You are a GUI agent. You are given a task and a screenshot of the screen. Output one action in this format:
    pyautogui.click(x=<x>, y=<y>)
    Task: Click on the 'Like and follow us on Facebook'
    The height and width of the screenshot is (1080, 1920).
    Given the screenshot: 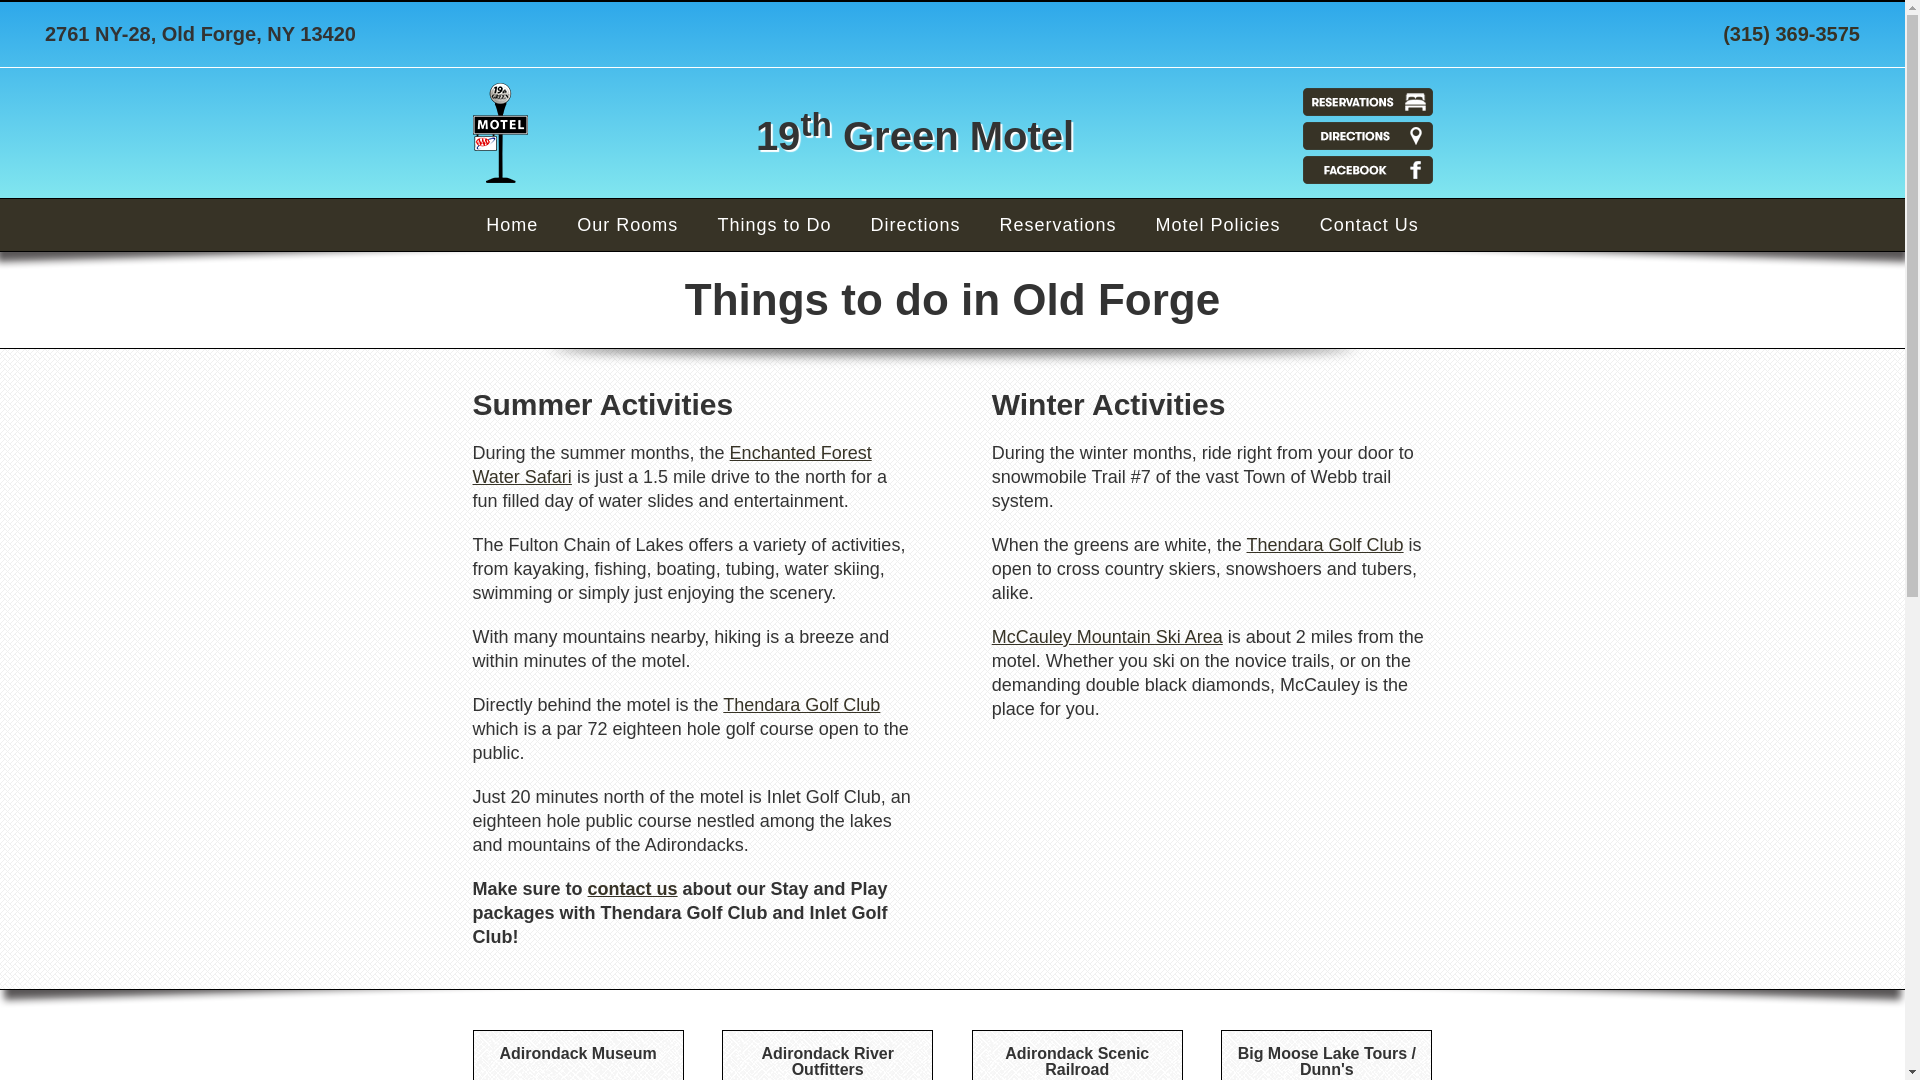 What is the action you would take?
    pyautogui.click(x=1366, y=168)
    